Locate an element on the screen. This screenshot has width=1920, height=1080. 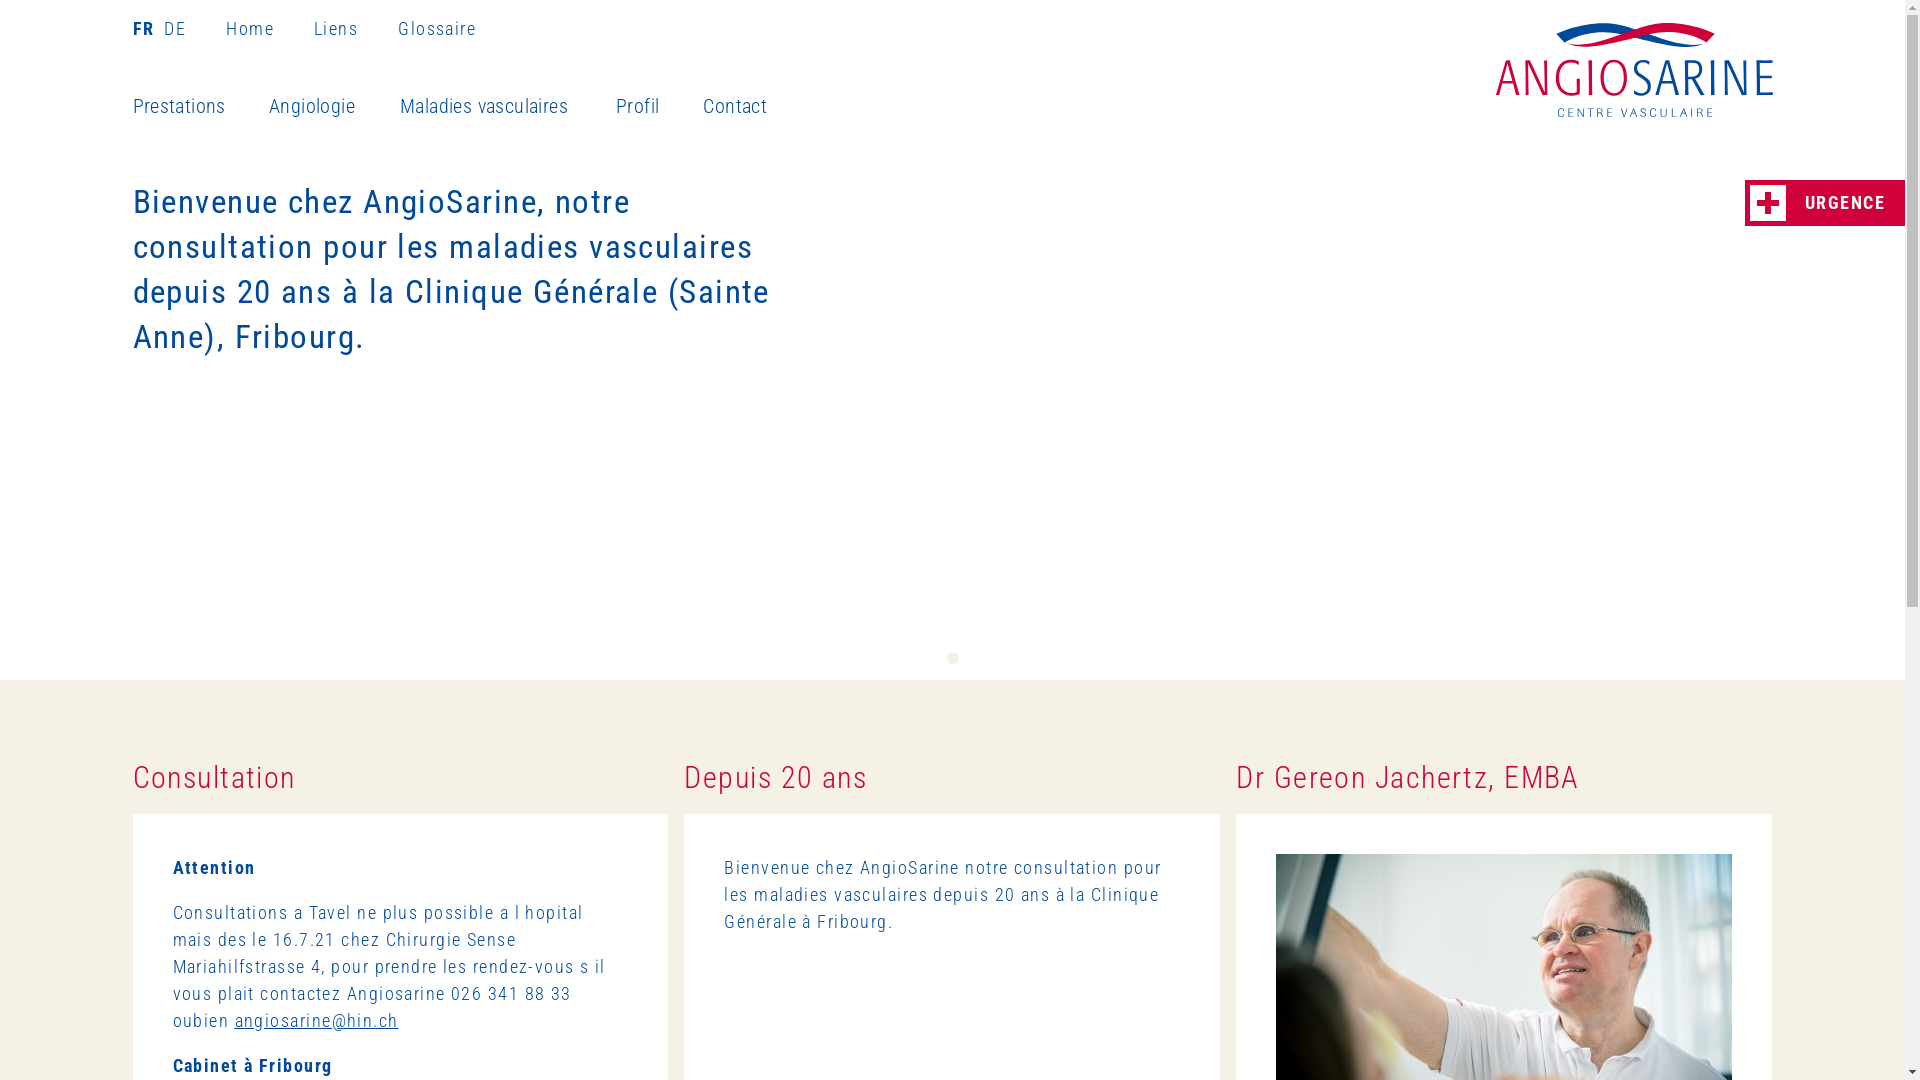
'Zur Startseite' is located at coordinates (1633, 68).